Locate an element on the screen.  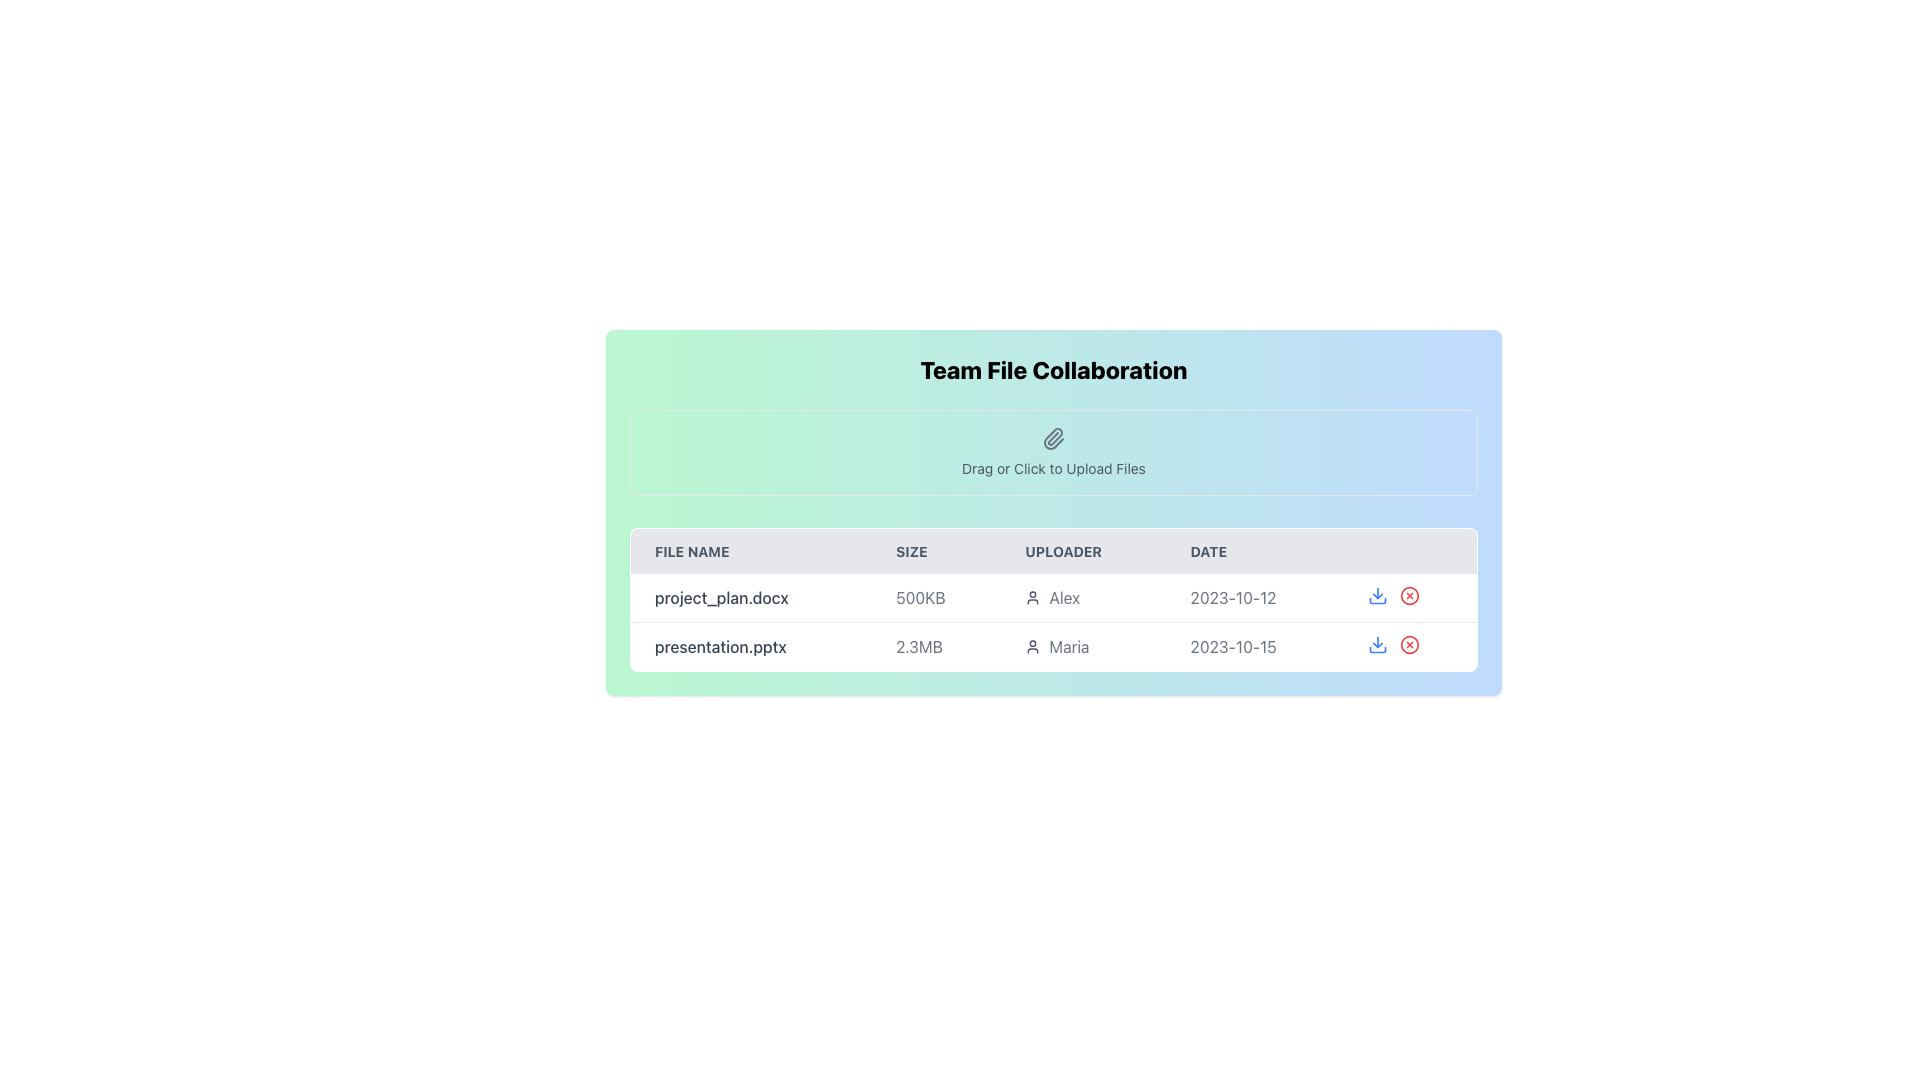
the delete button in the second row of the file management table is located at coordinates (1409, 595).